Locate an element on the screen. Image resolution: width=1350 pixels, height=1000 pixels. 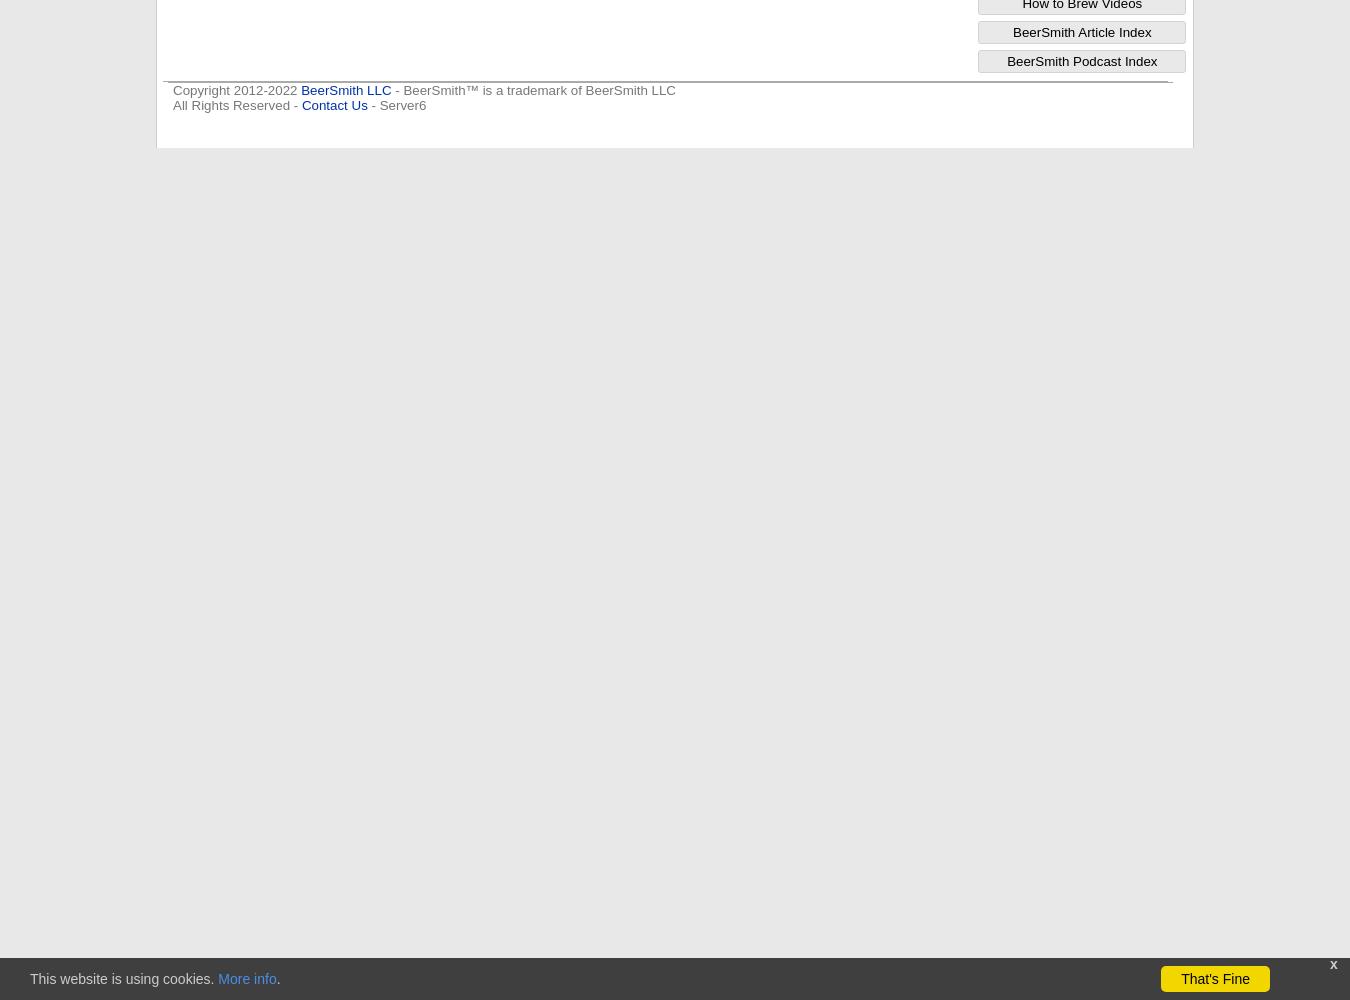
'This website is using cookies.' is located at coordinates (28, 978).